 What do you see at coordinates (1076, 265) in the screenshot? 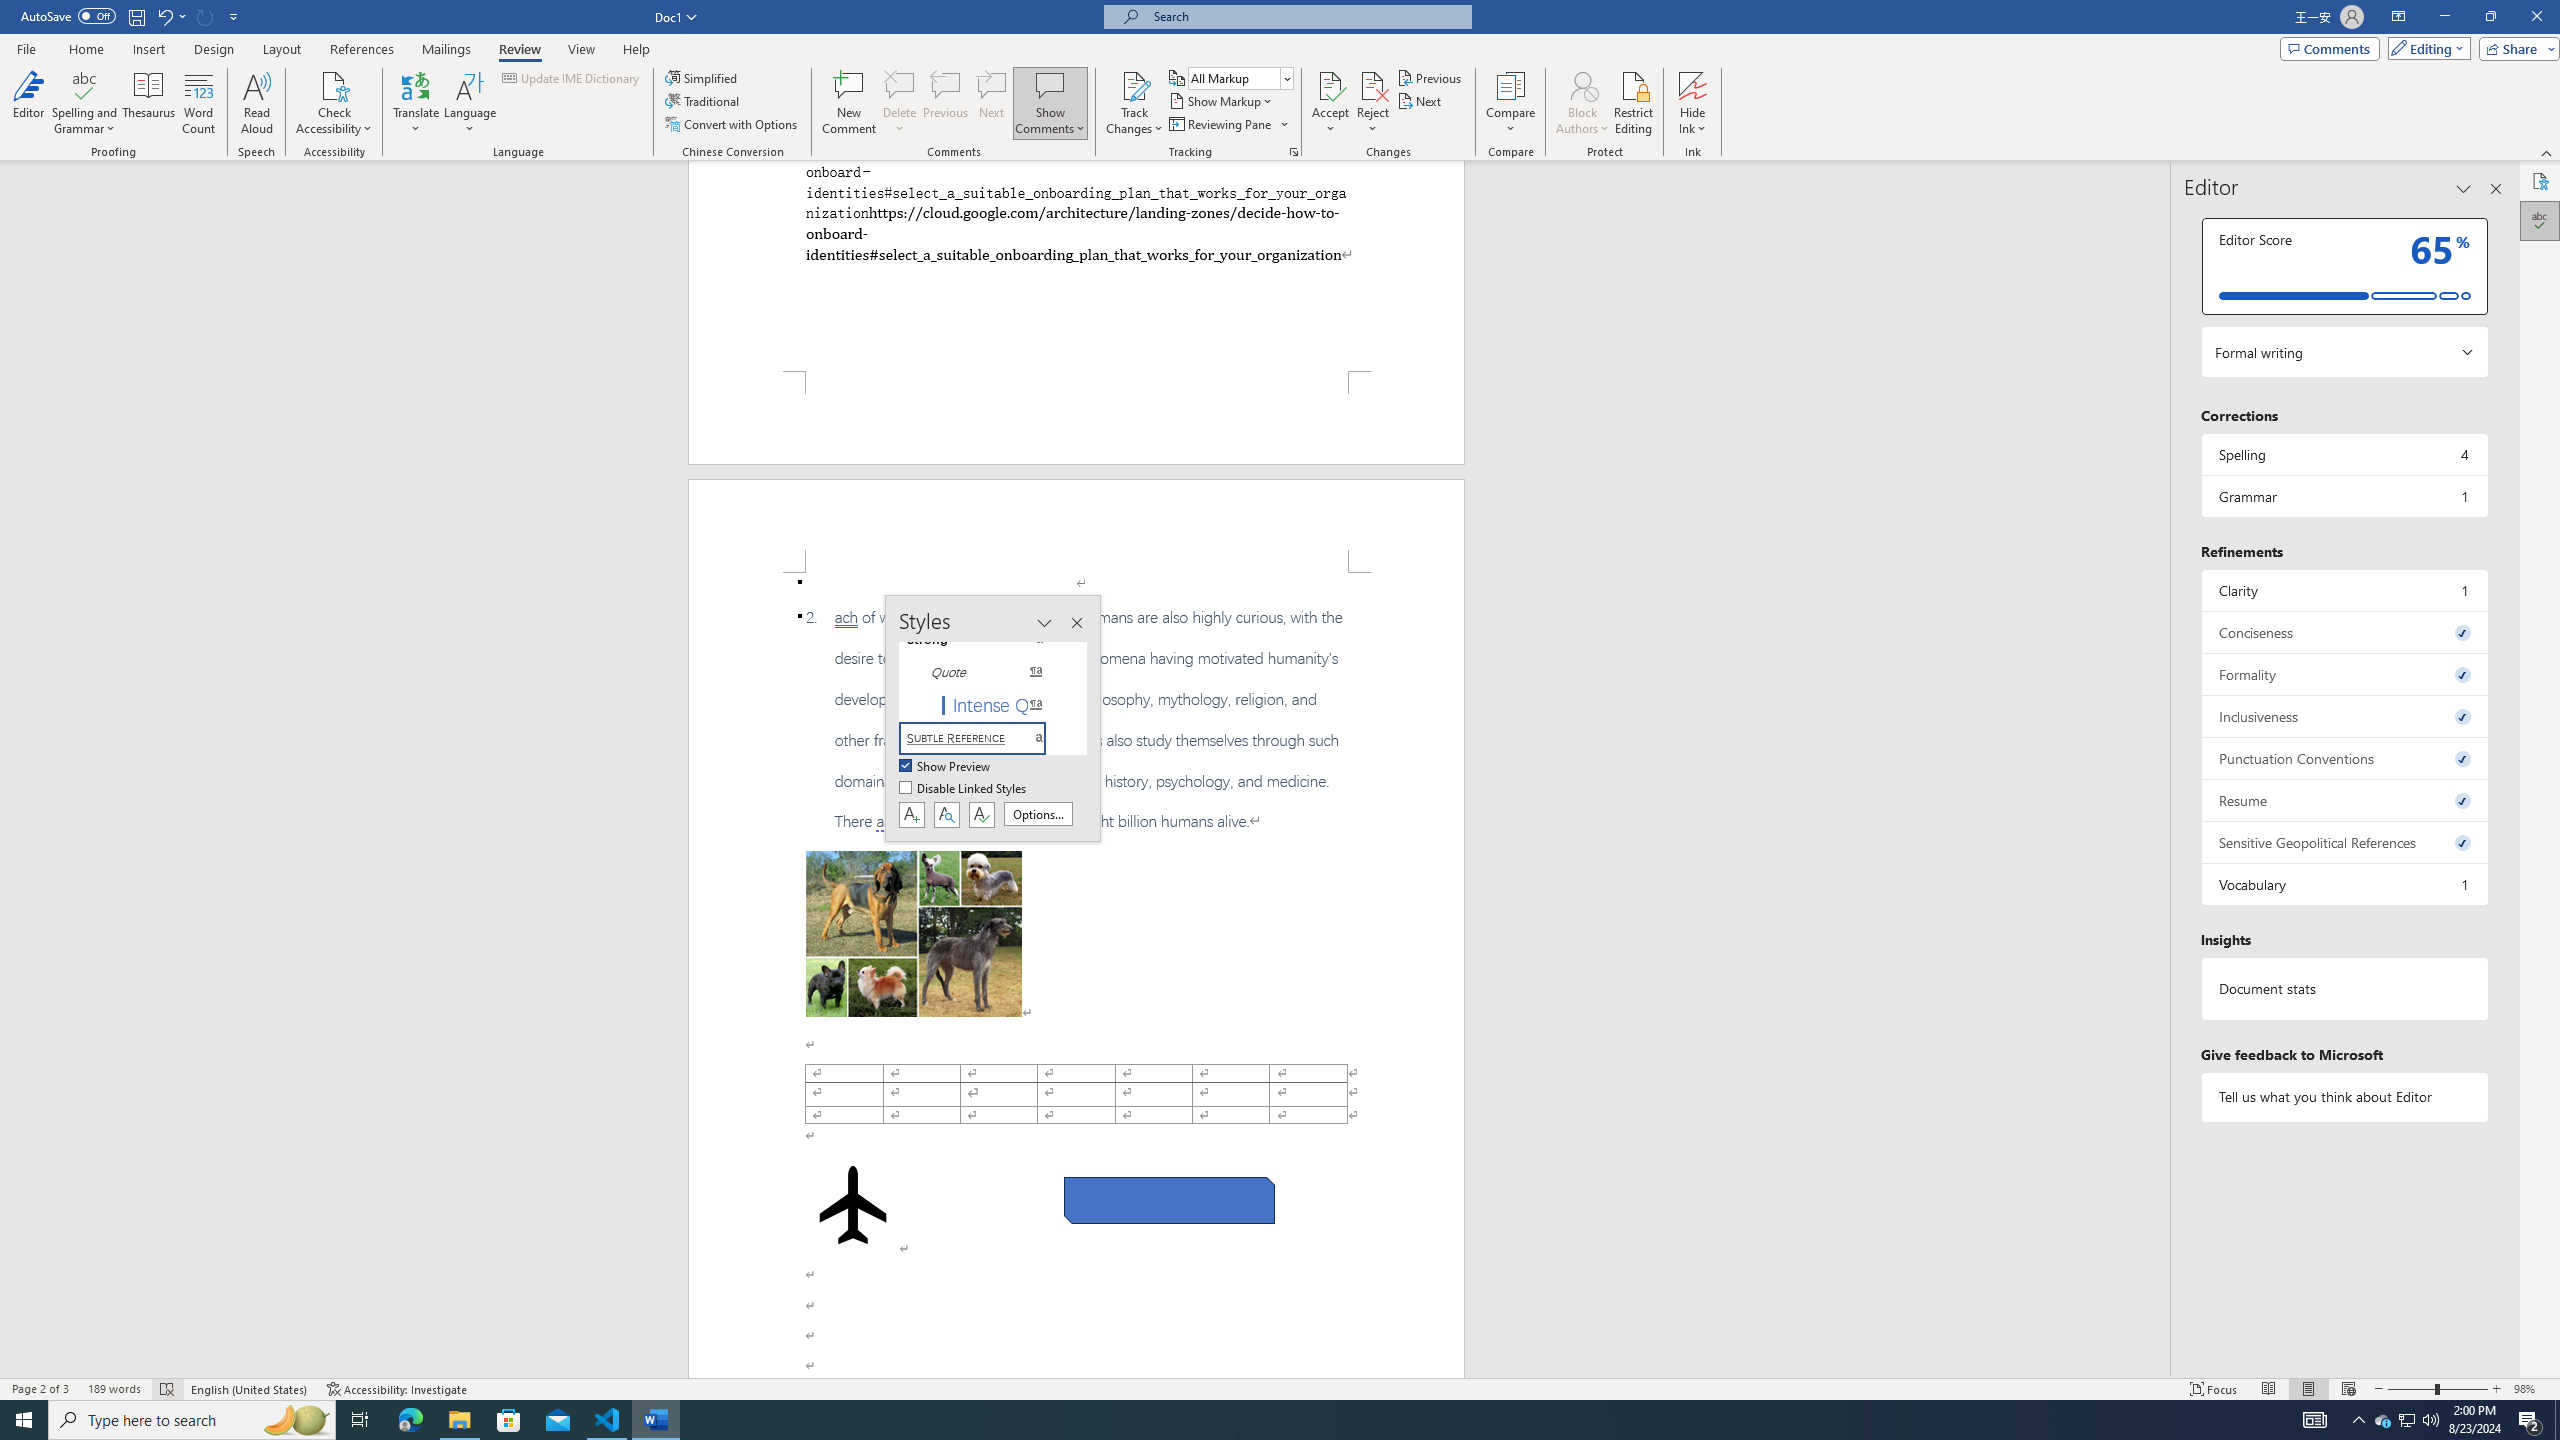
I see `'Page 1 content'` at bounding box center [1076, 265].